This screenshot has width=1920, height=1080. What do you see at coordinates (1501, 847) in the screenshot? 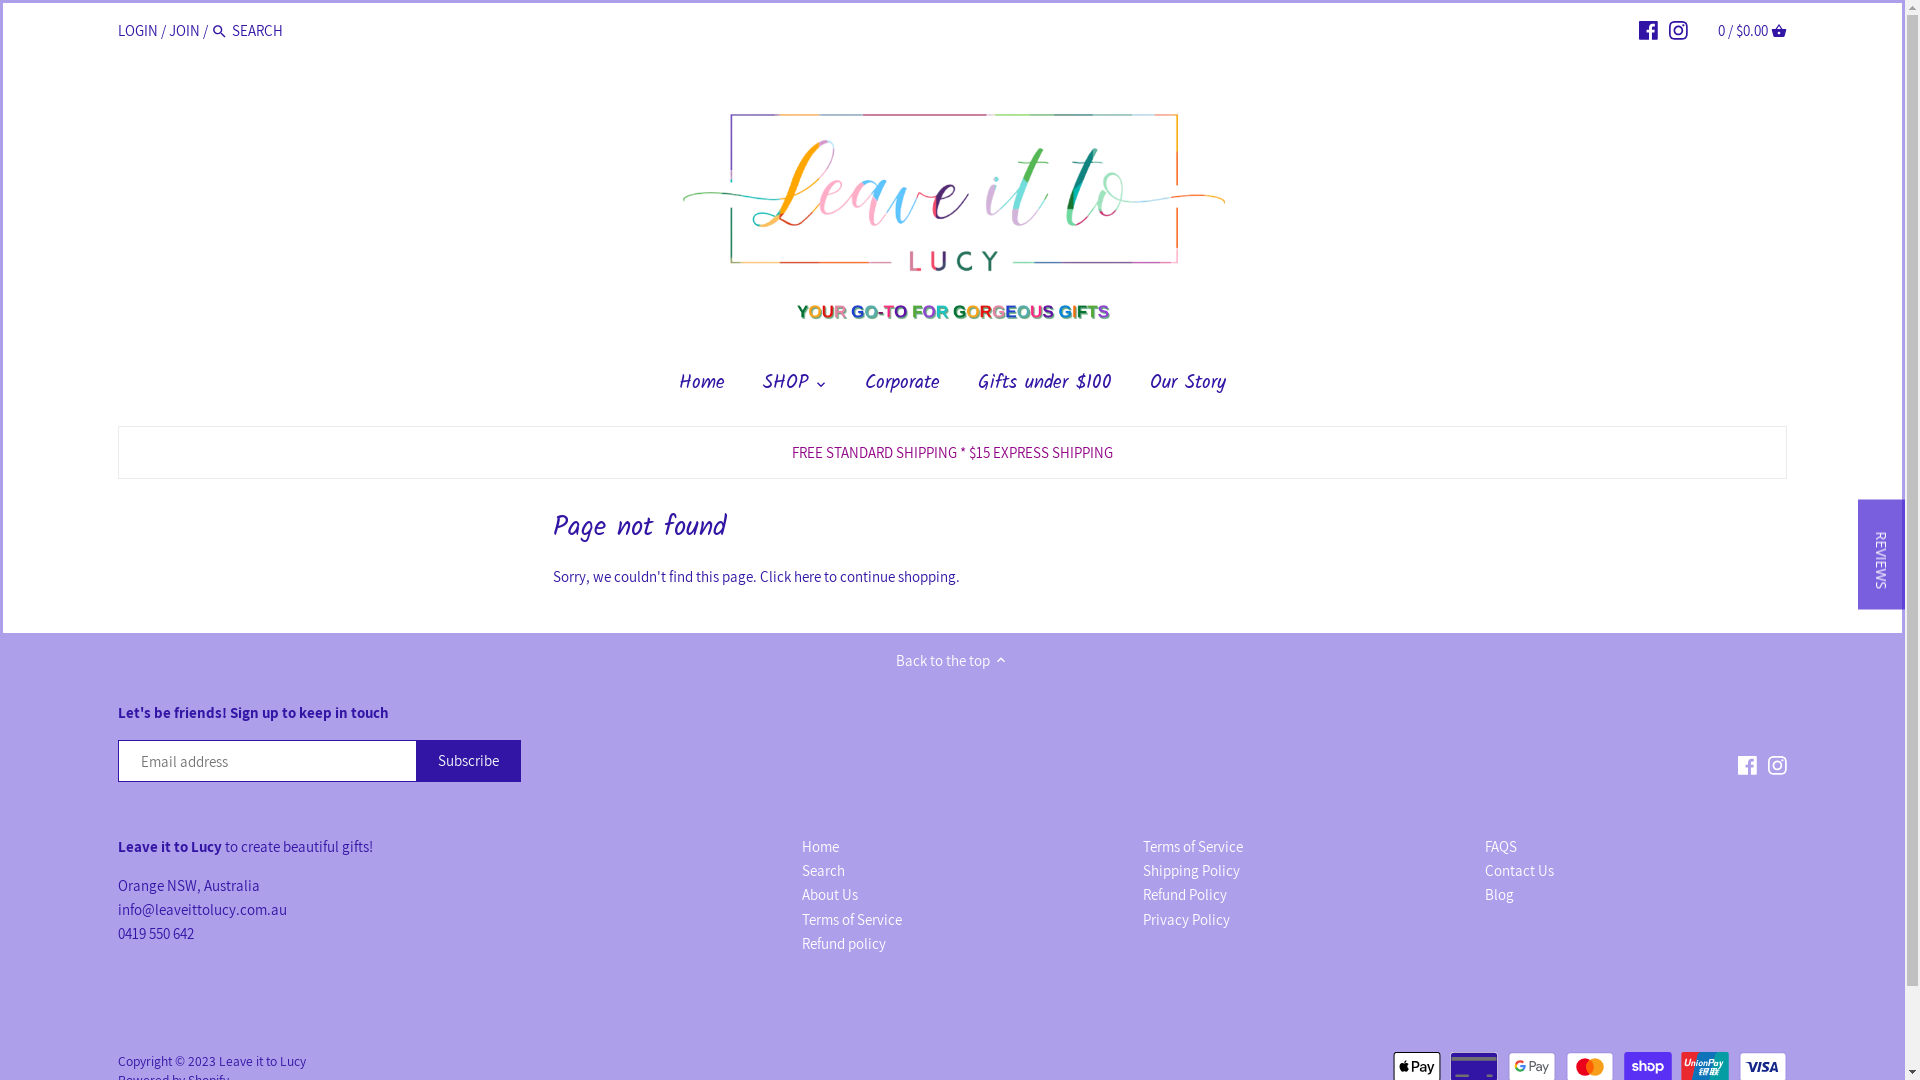
I see `'FAQS'` at bounding box center [1501, 847].